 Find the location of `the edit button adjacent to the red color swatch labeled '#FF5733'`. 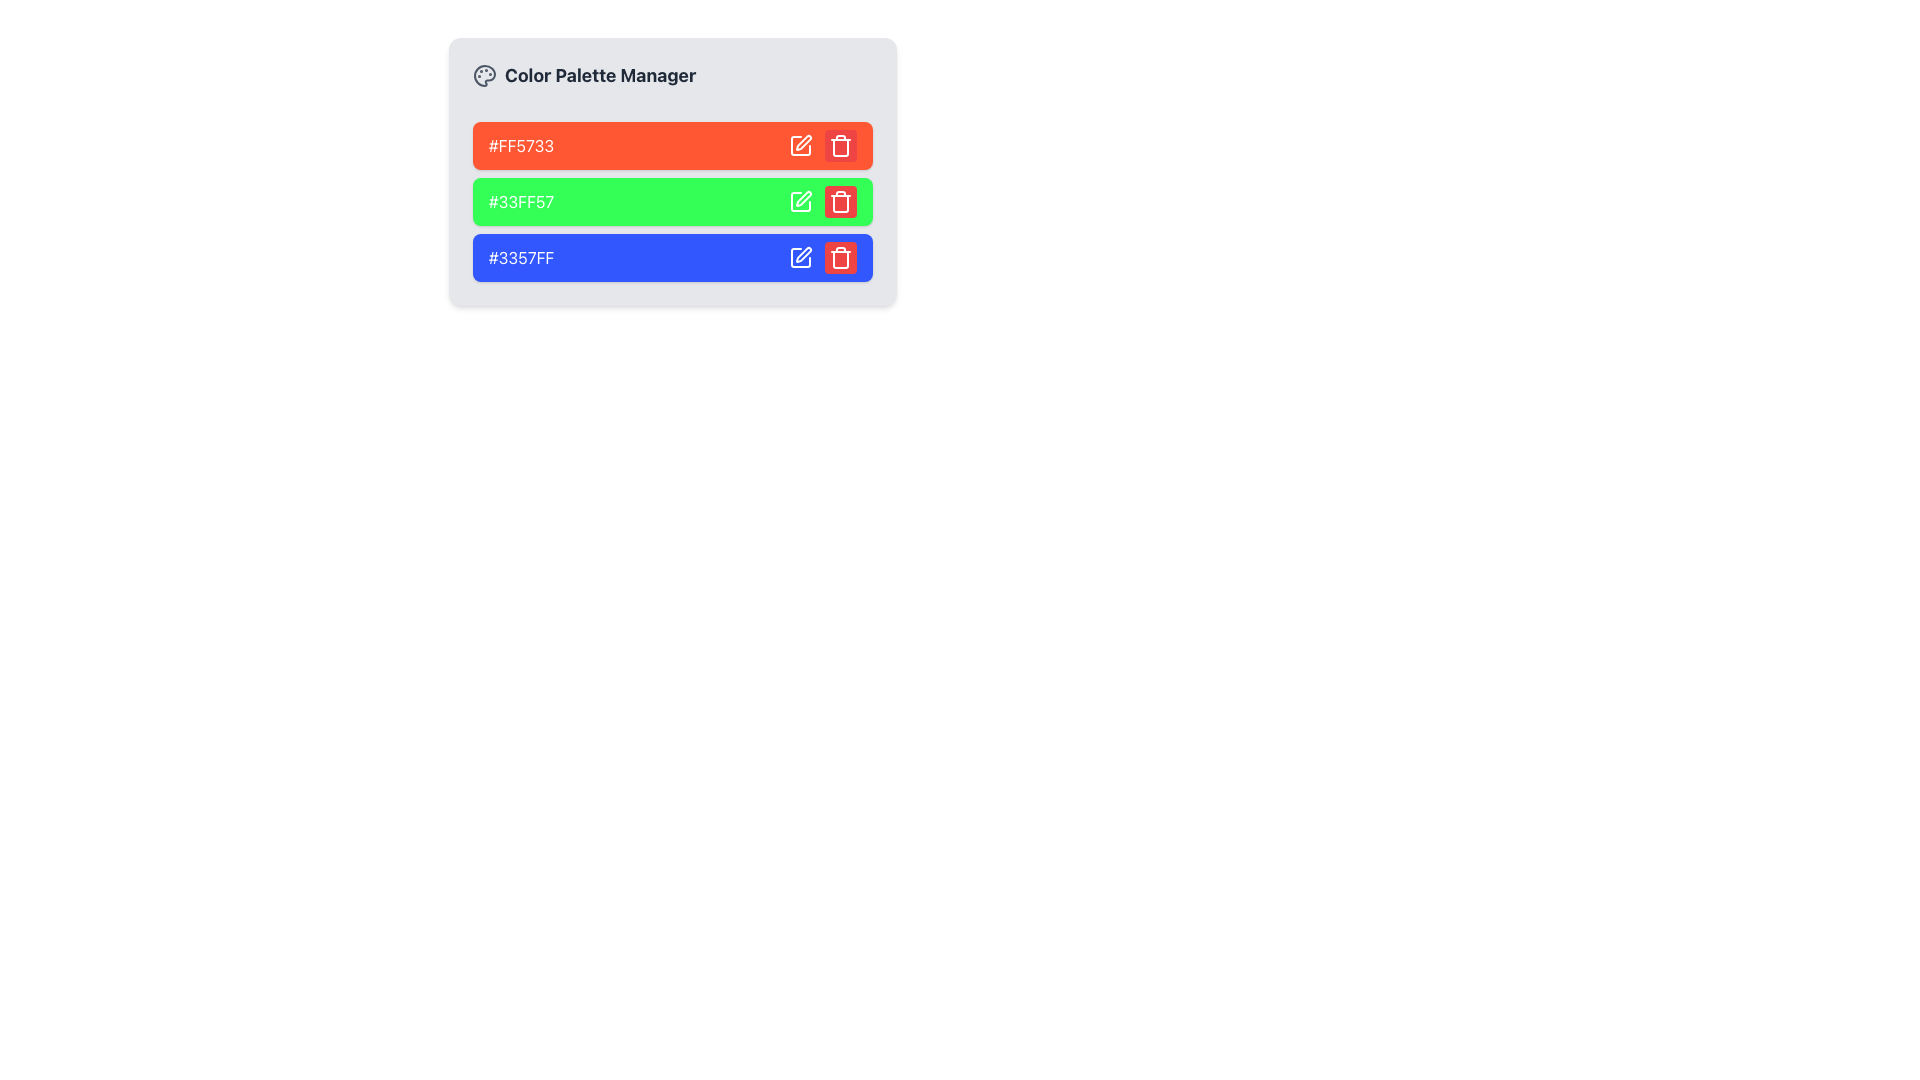

the edit button adjacent to the red color swatch labeled '#FF5733' is located at coordinates (804, 253).